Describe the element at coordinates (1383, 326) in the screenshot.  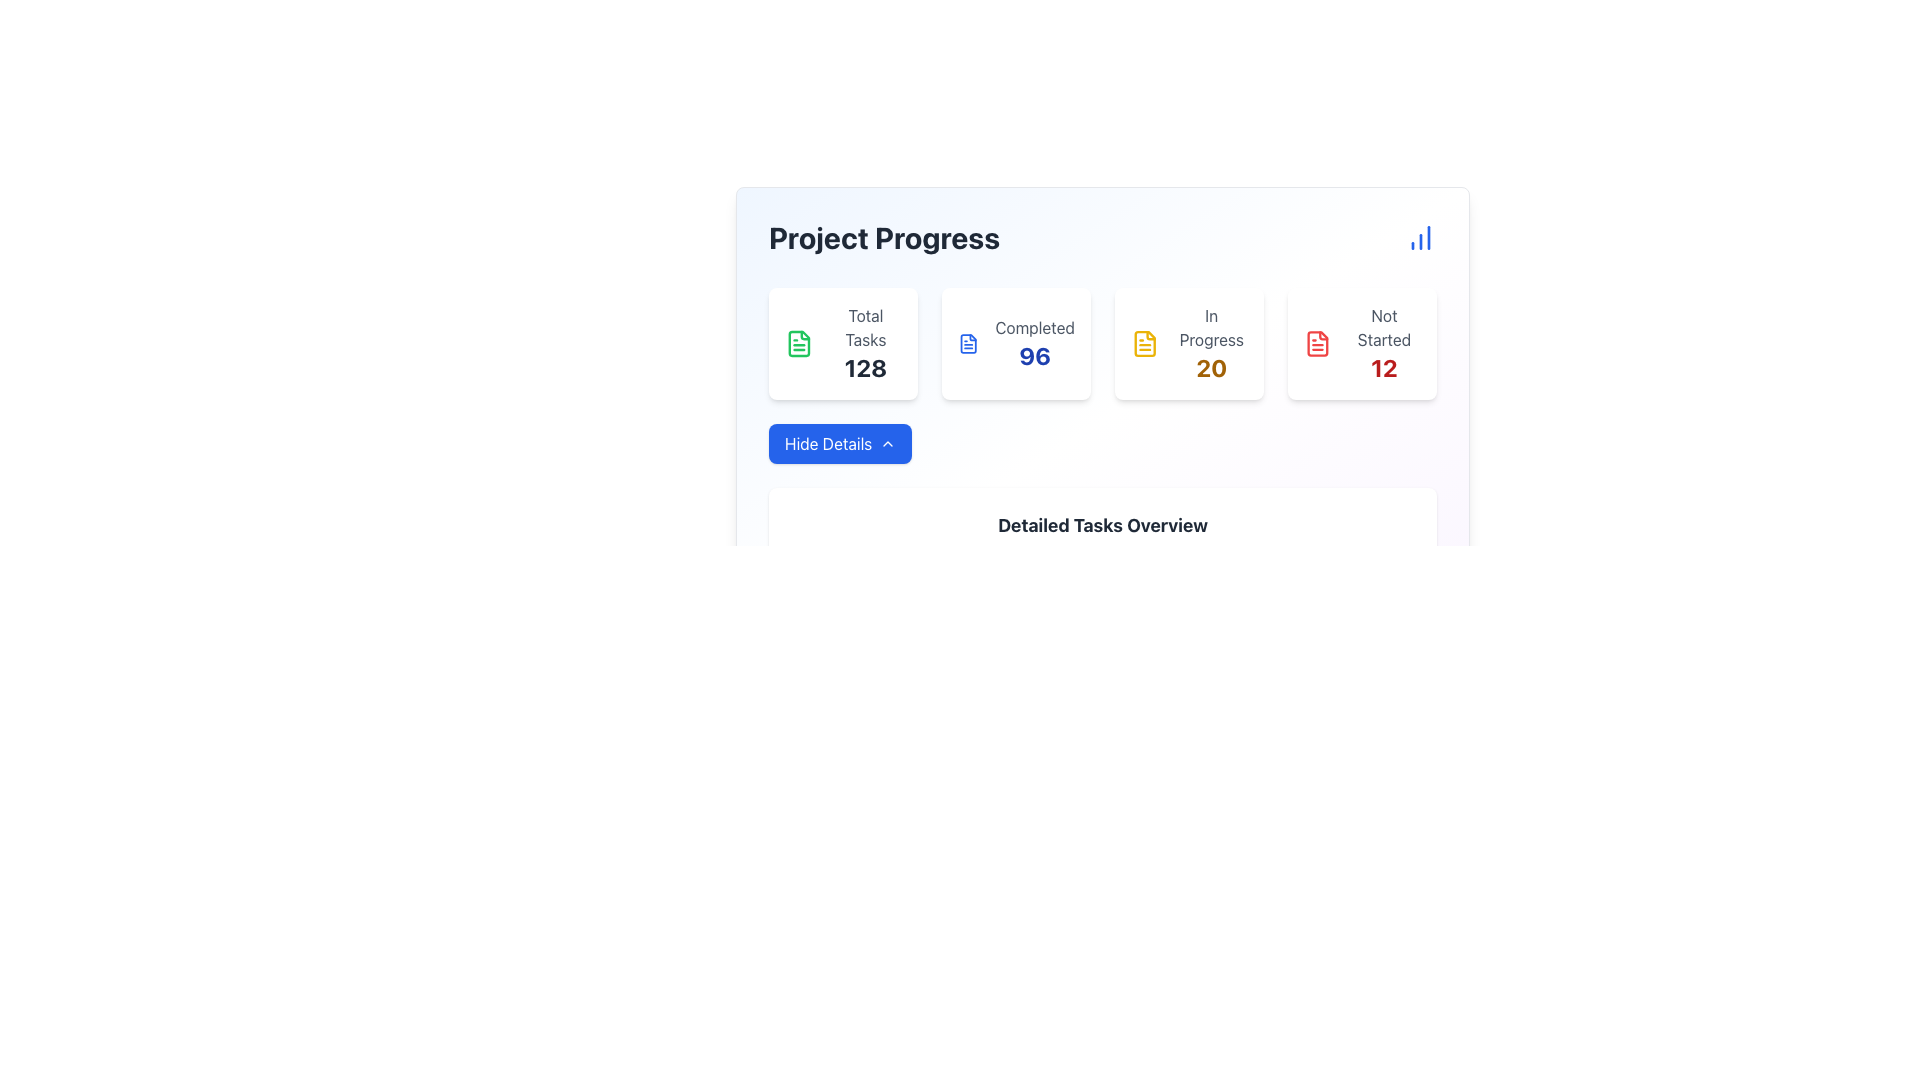
I see `the Text label displaying 'Not Started' in gray color located at the top of the card in the 'Project Progress' section` at that location.